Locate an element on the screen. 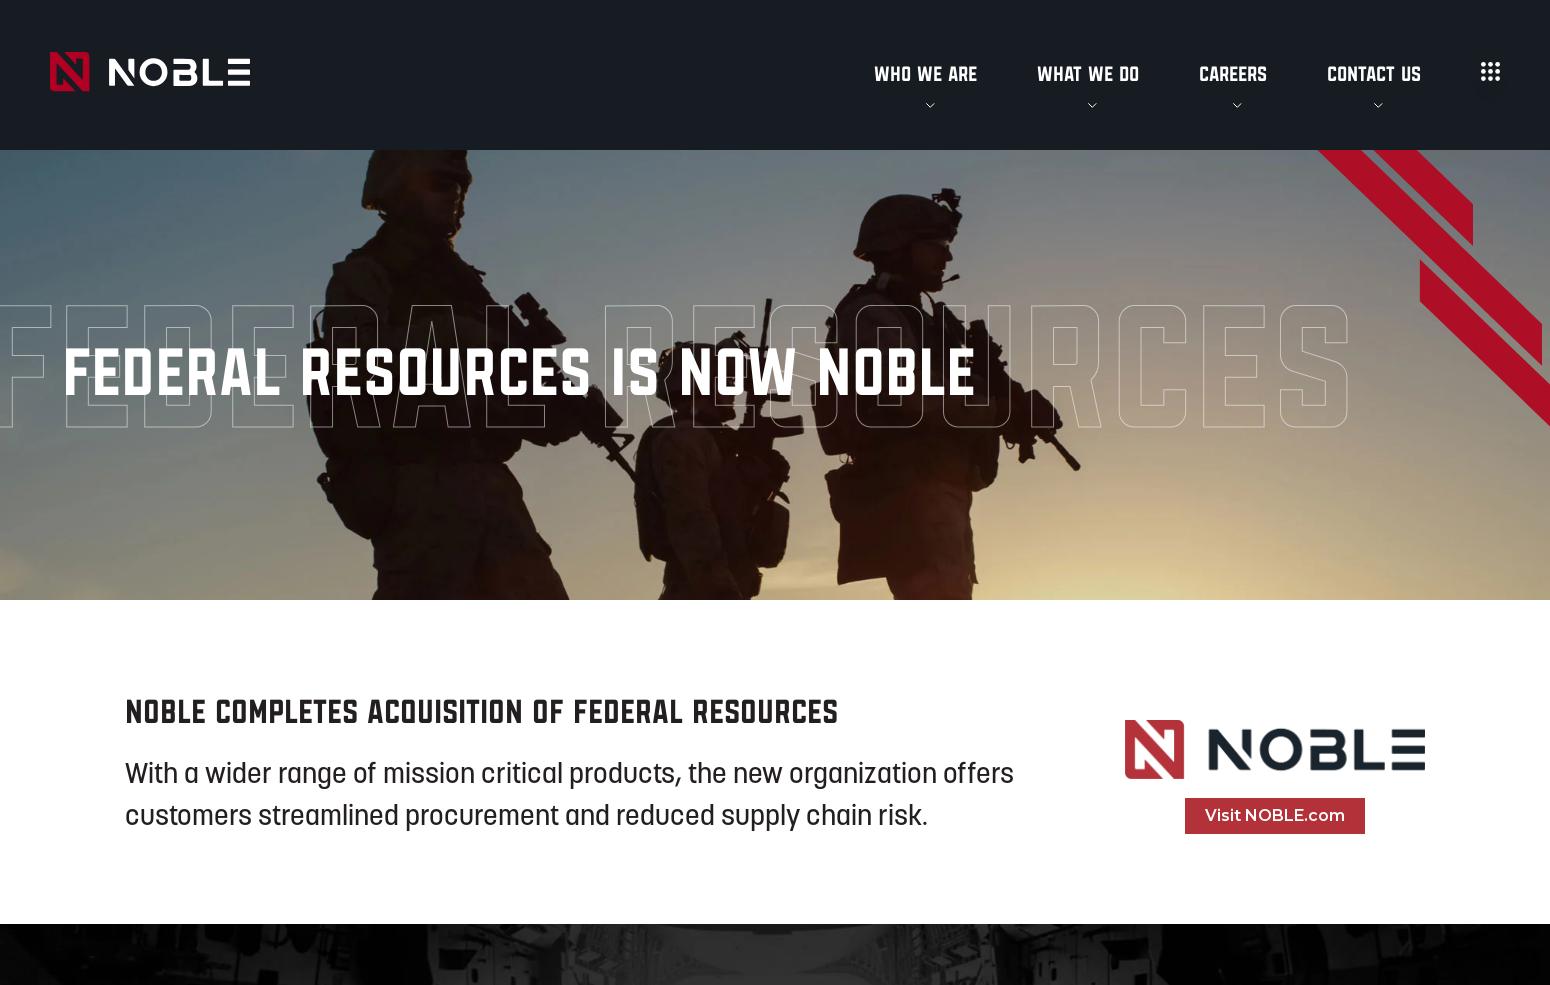 Image resolution: width=1550 pixels, height=985 pixels. 'Veterans' is located at coordinates (1193, 222).